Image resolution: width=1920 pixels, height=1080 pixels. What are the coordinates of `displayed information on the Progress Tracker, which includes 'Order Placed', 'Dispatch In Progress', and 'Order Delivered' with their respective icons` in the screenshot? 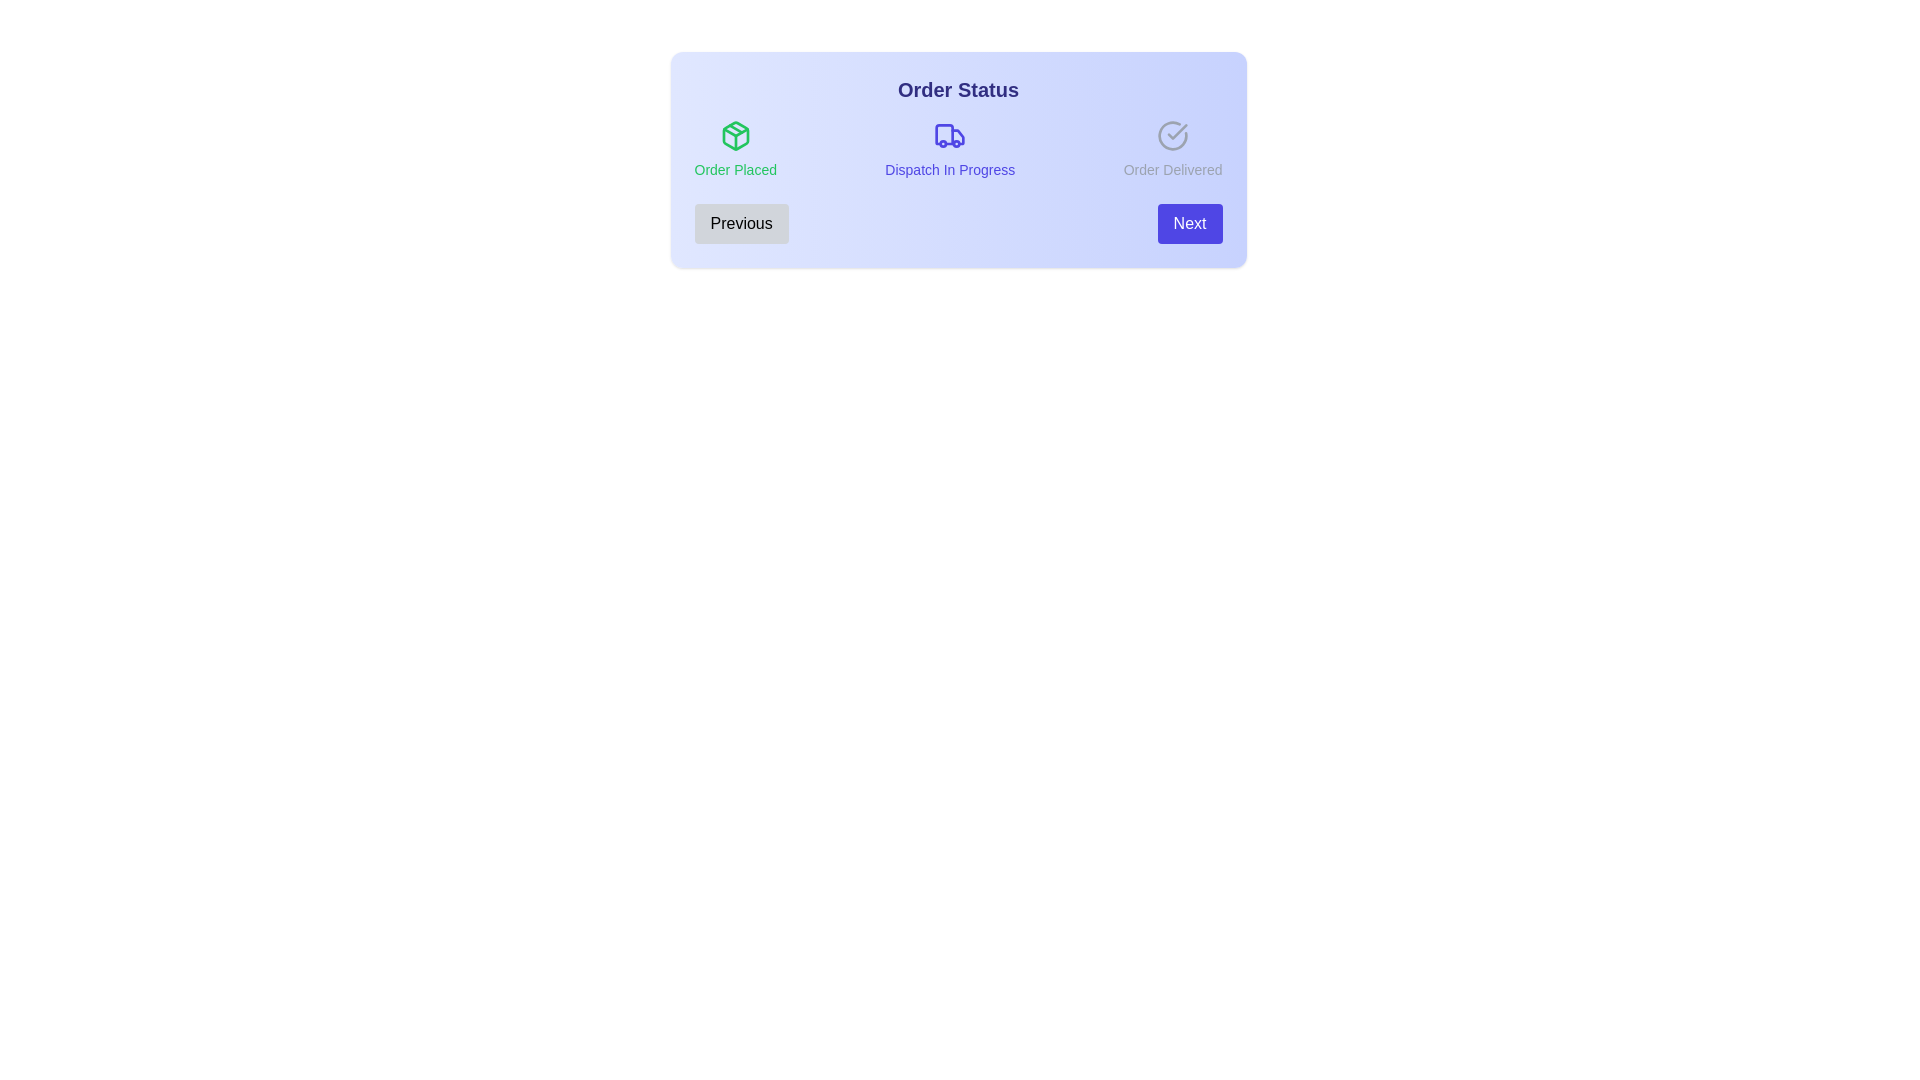 It's located at (957, 158).